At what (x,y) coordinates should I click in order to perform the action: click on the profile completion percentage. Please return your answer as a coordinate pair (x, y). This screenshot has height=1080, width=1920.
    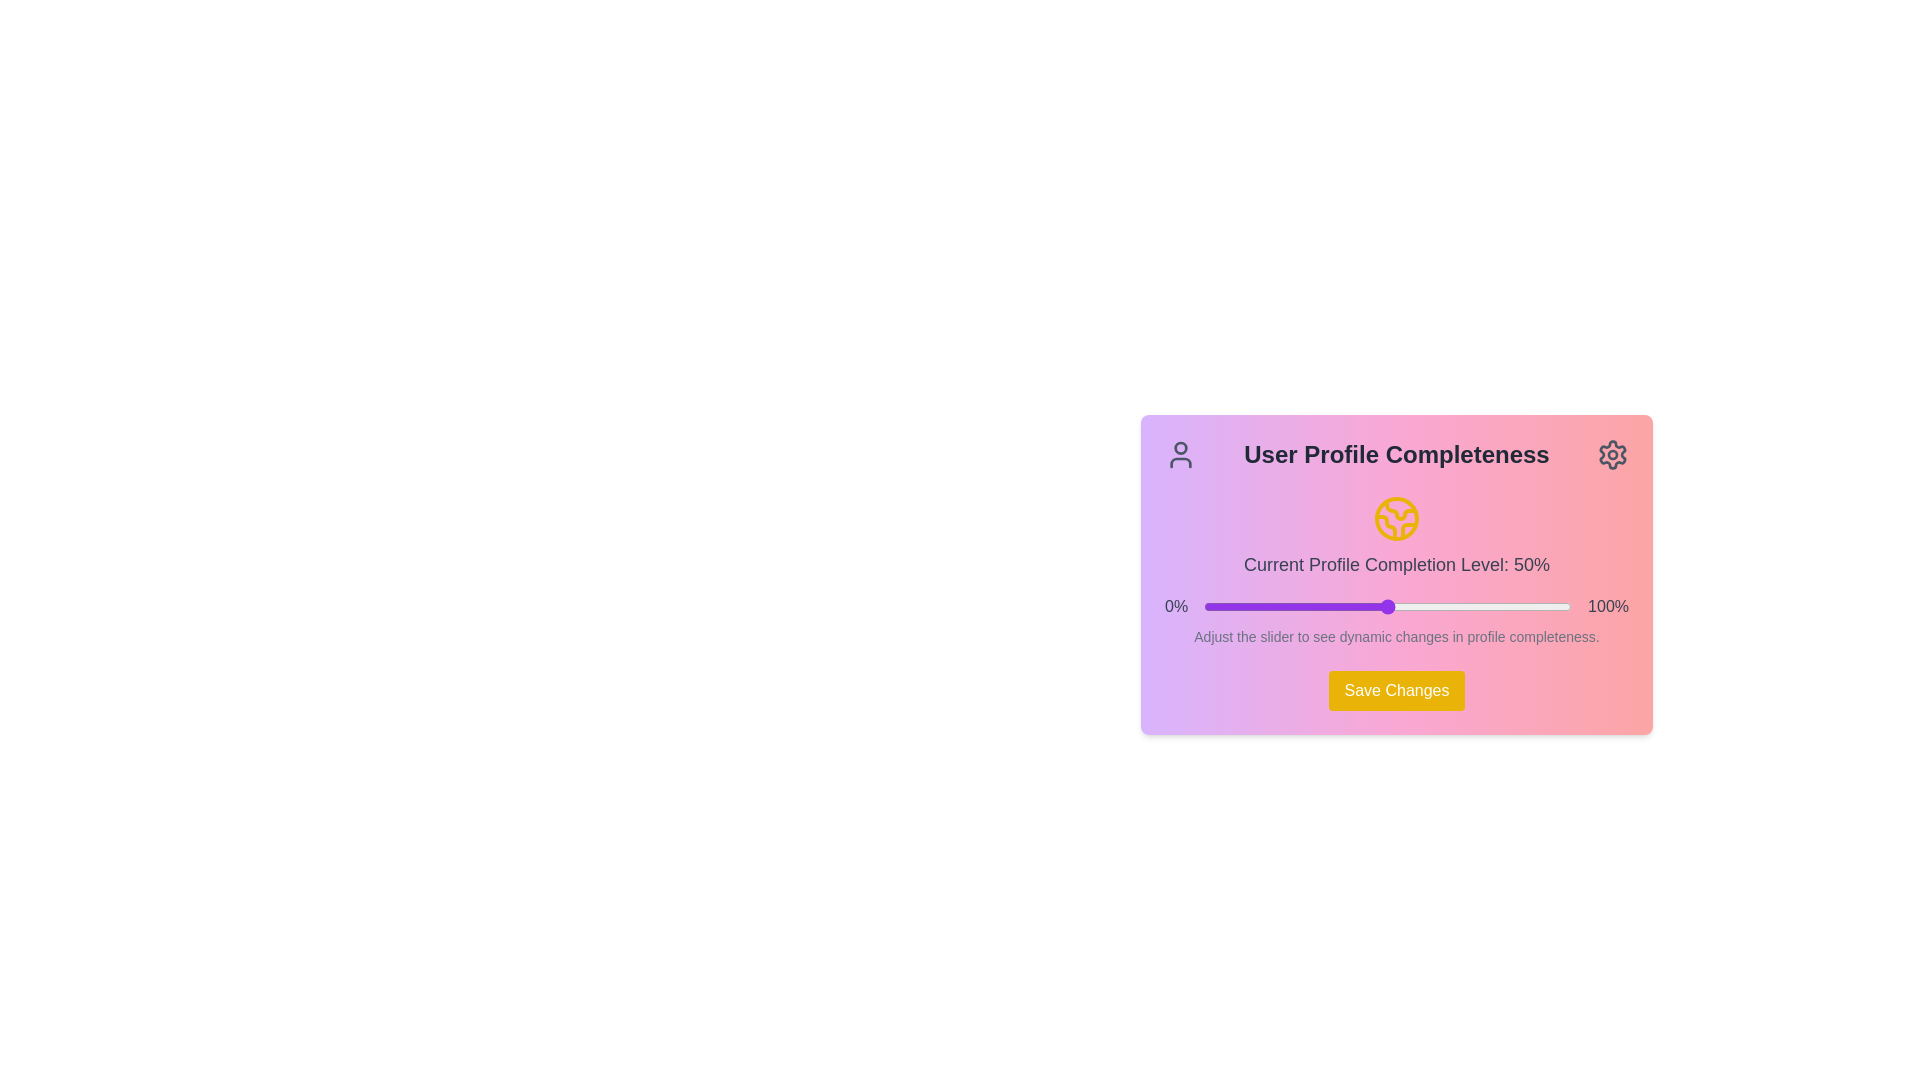
    Looking at the image, I should click on (1368, 605).